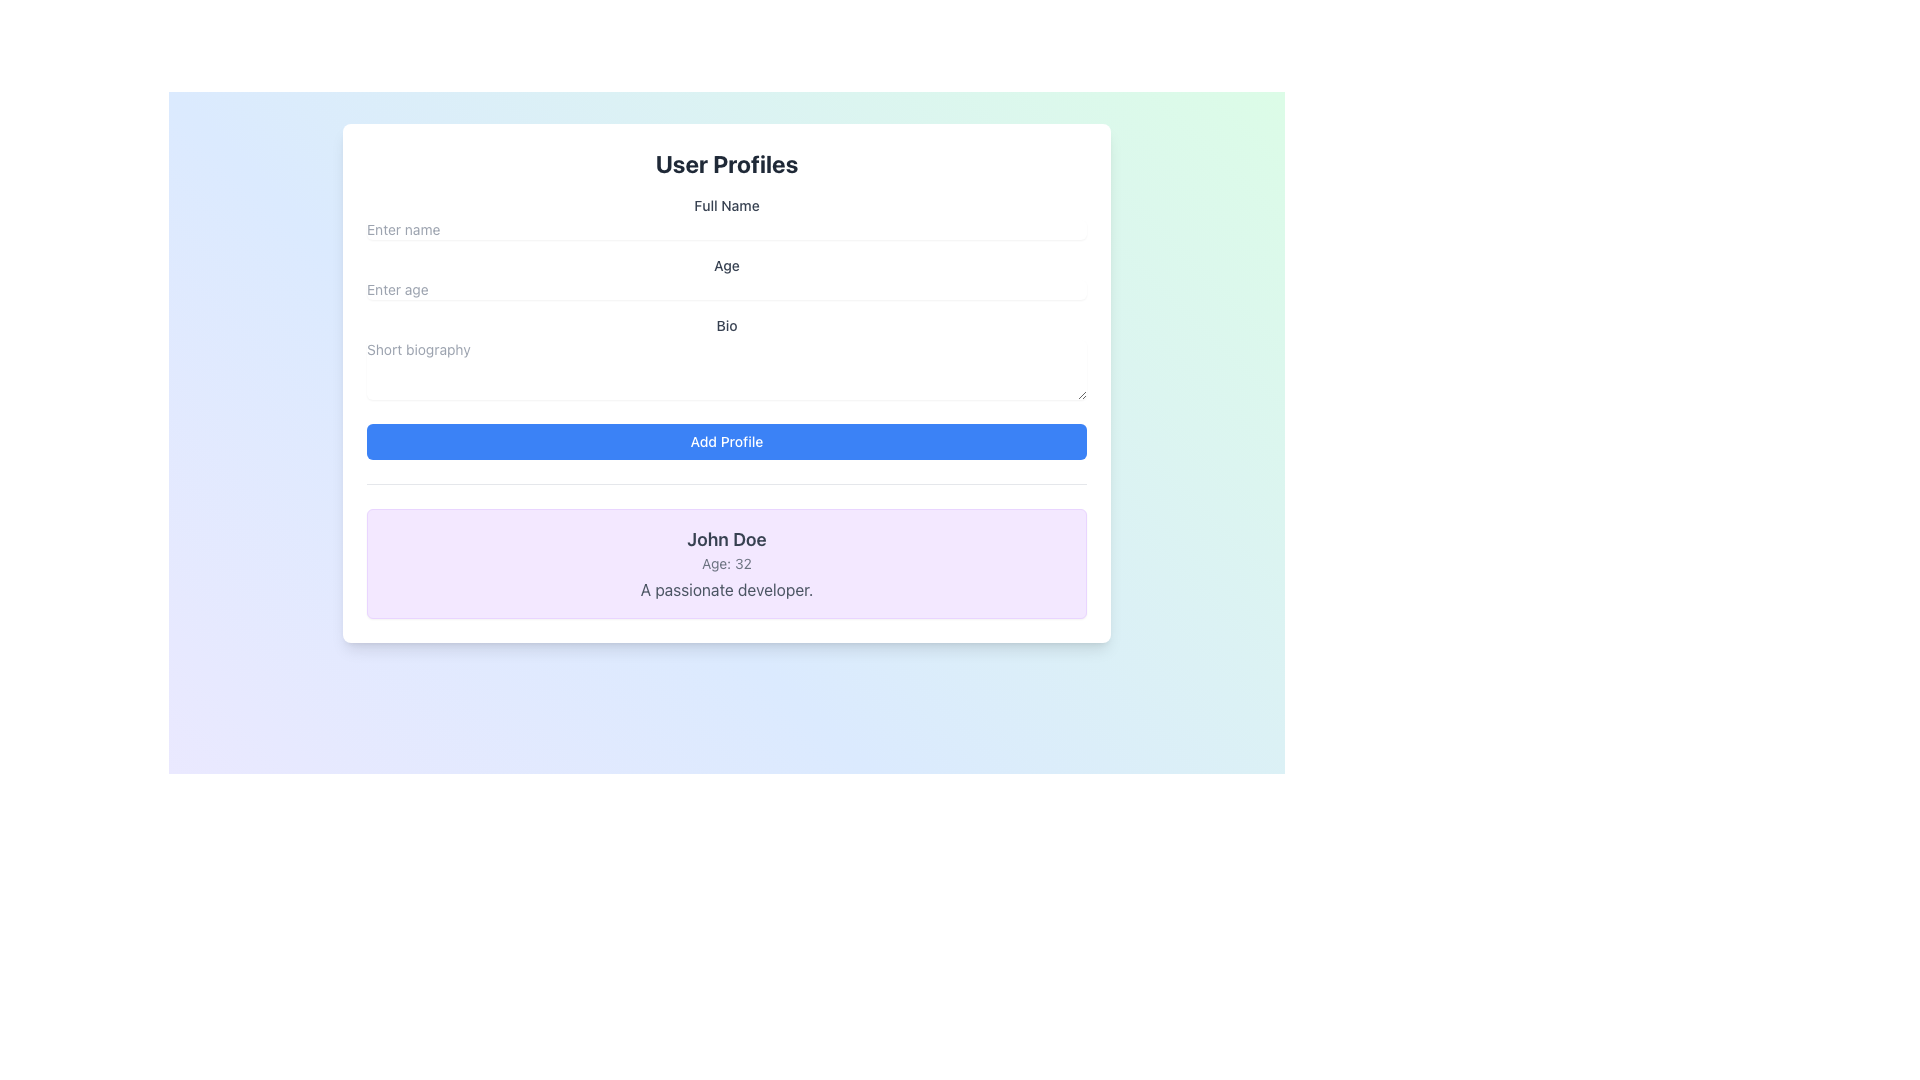 The height and width of the screenshot is (1080, 1920). Describe the element at coordinates (725, 441) in the screenshot. I see `the submit button located at the bottom of the form section` at that location.